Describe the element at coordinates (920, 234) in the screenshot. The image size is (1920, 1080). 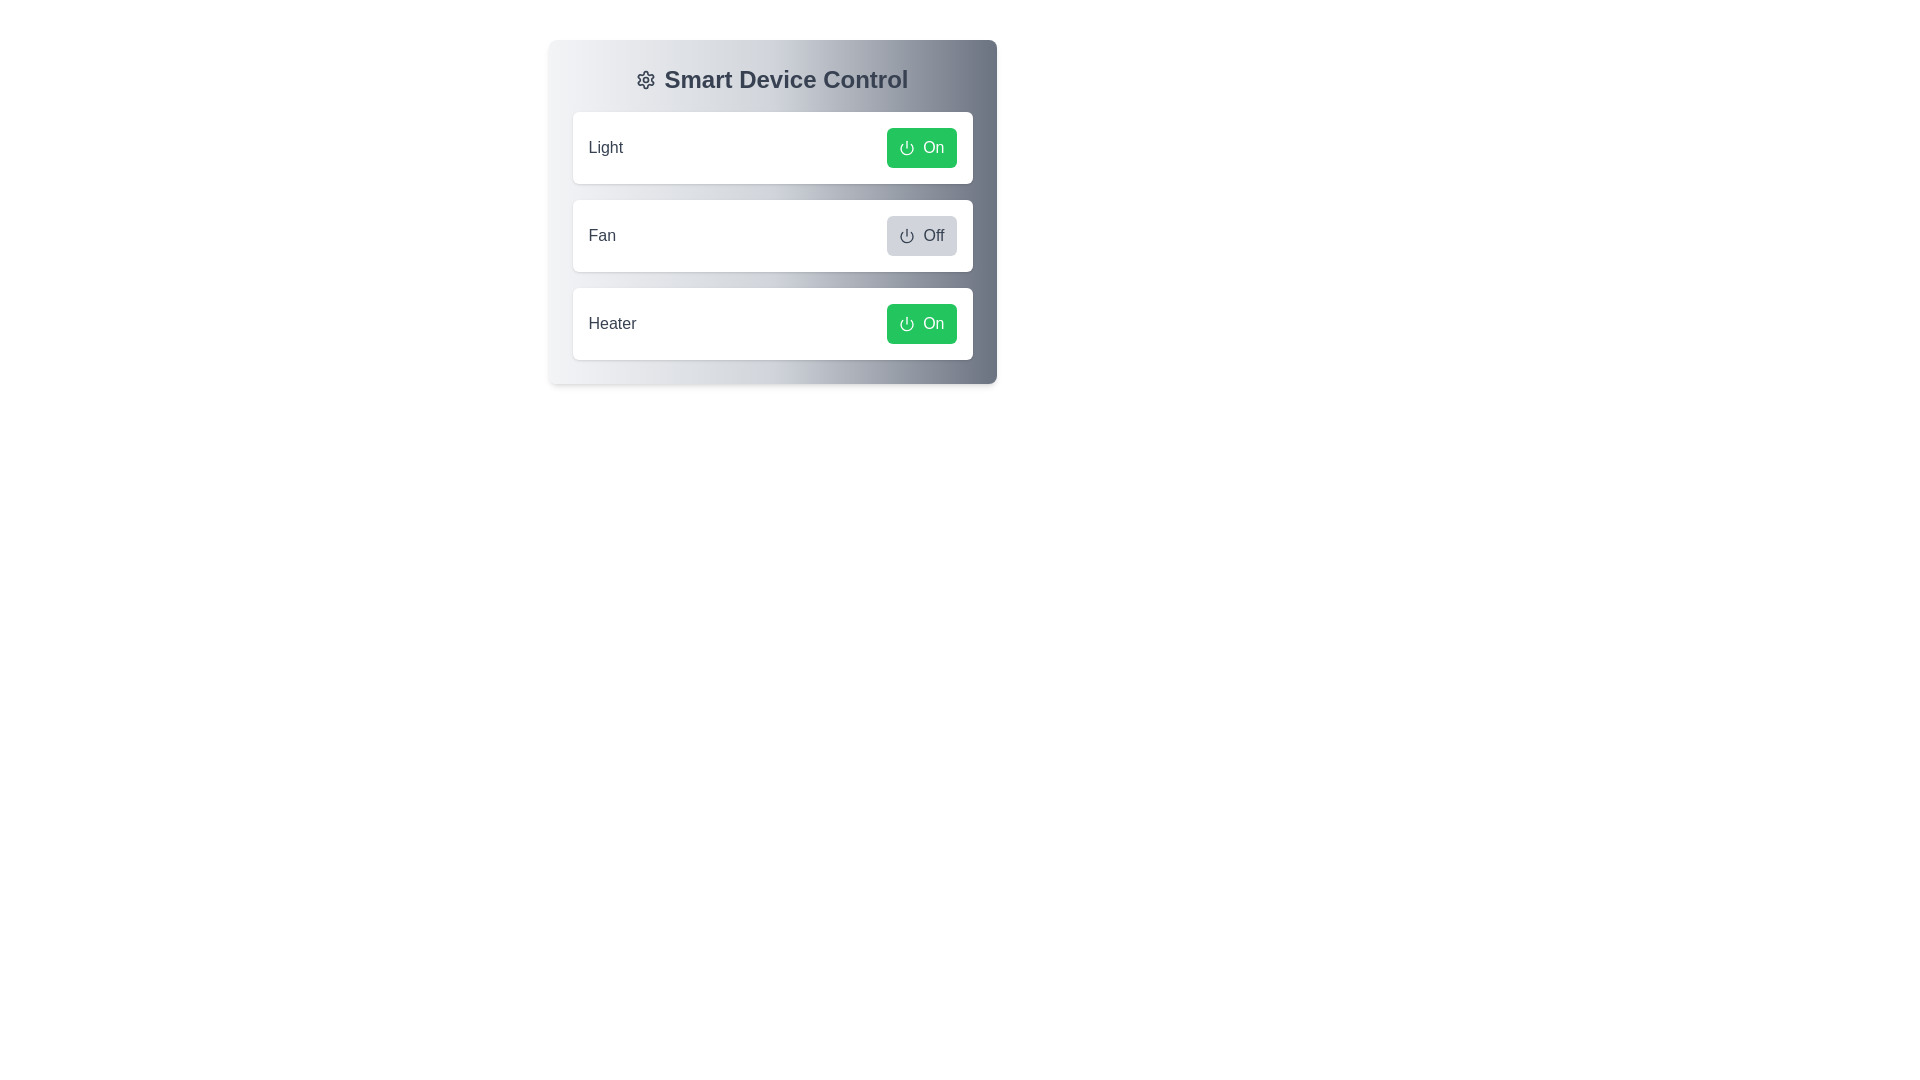
I see `the button labeled 'Off' for the 'Fan' device` at that location.